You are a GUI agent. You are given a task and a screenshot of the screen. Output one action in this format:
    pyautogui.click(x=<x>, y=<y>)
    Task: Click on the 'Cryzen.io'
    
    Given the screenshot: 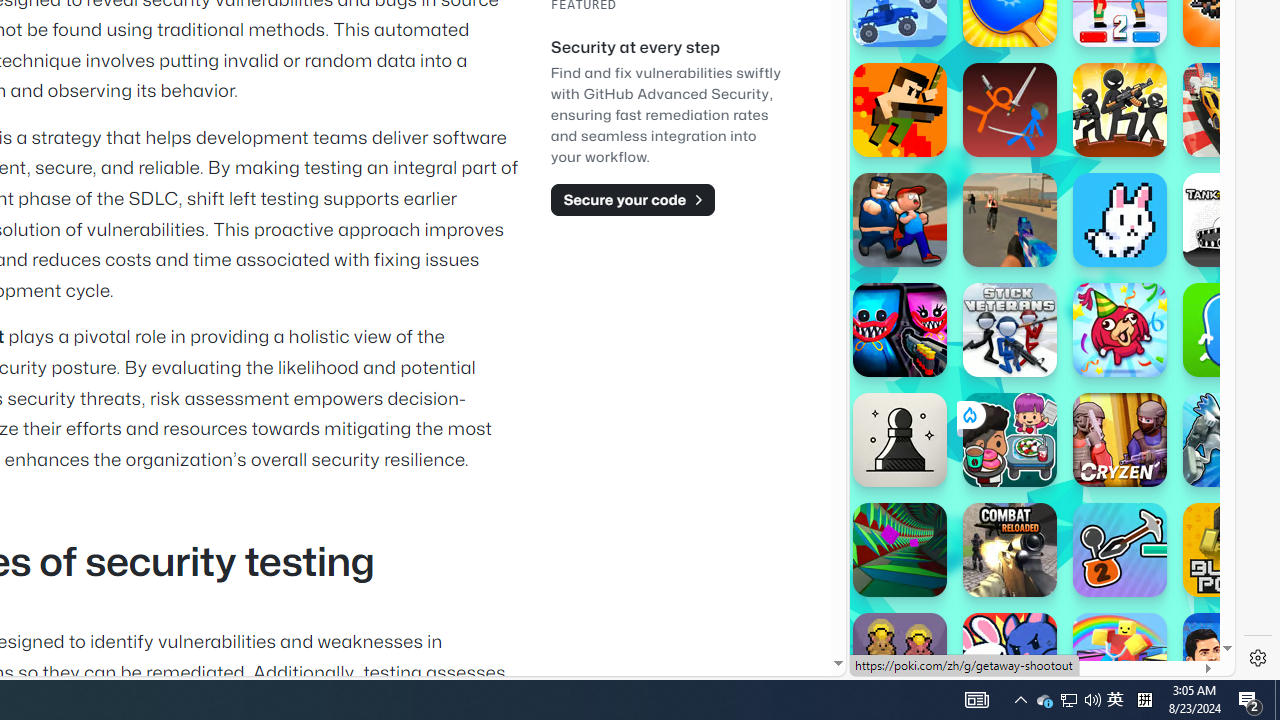 What is the action you would take?
    pyautogui.click(x=1120, y=438)
    